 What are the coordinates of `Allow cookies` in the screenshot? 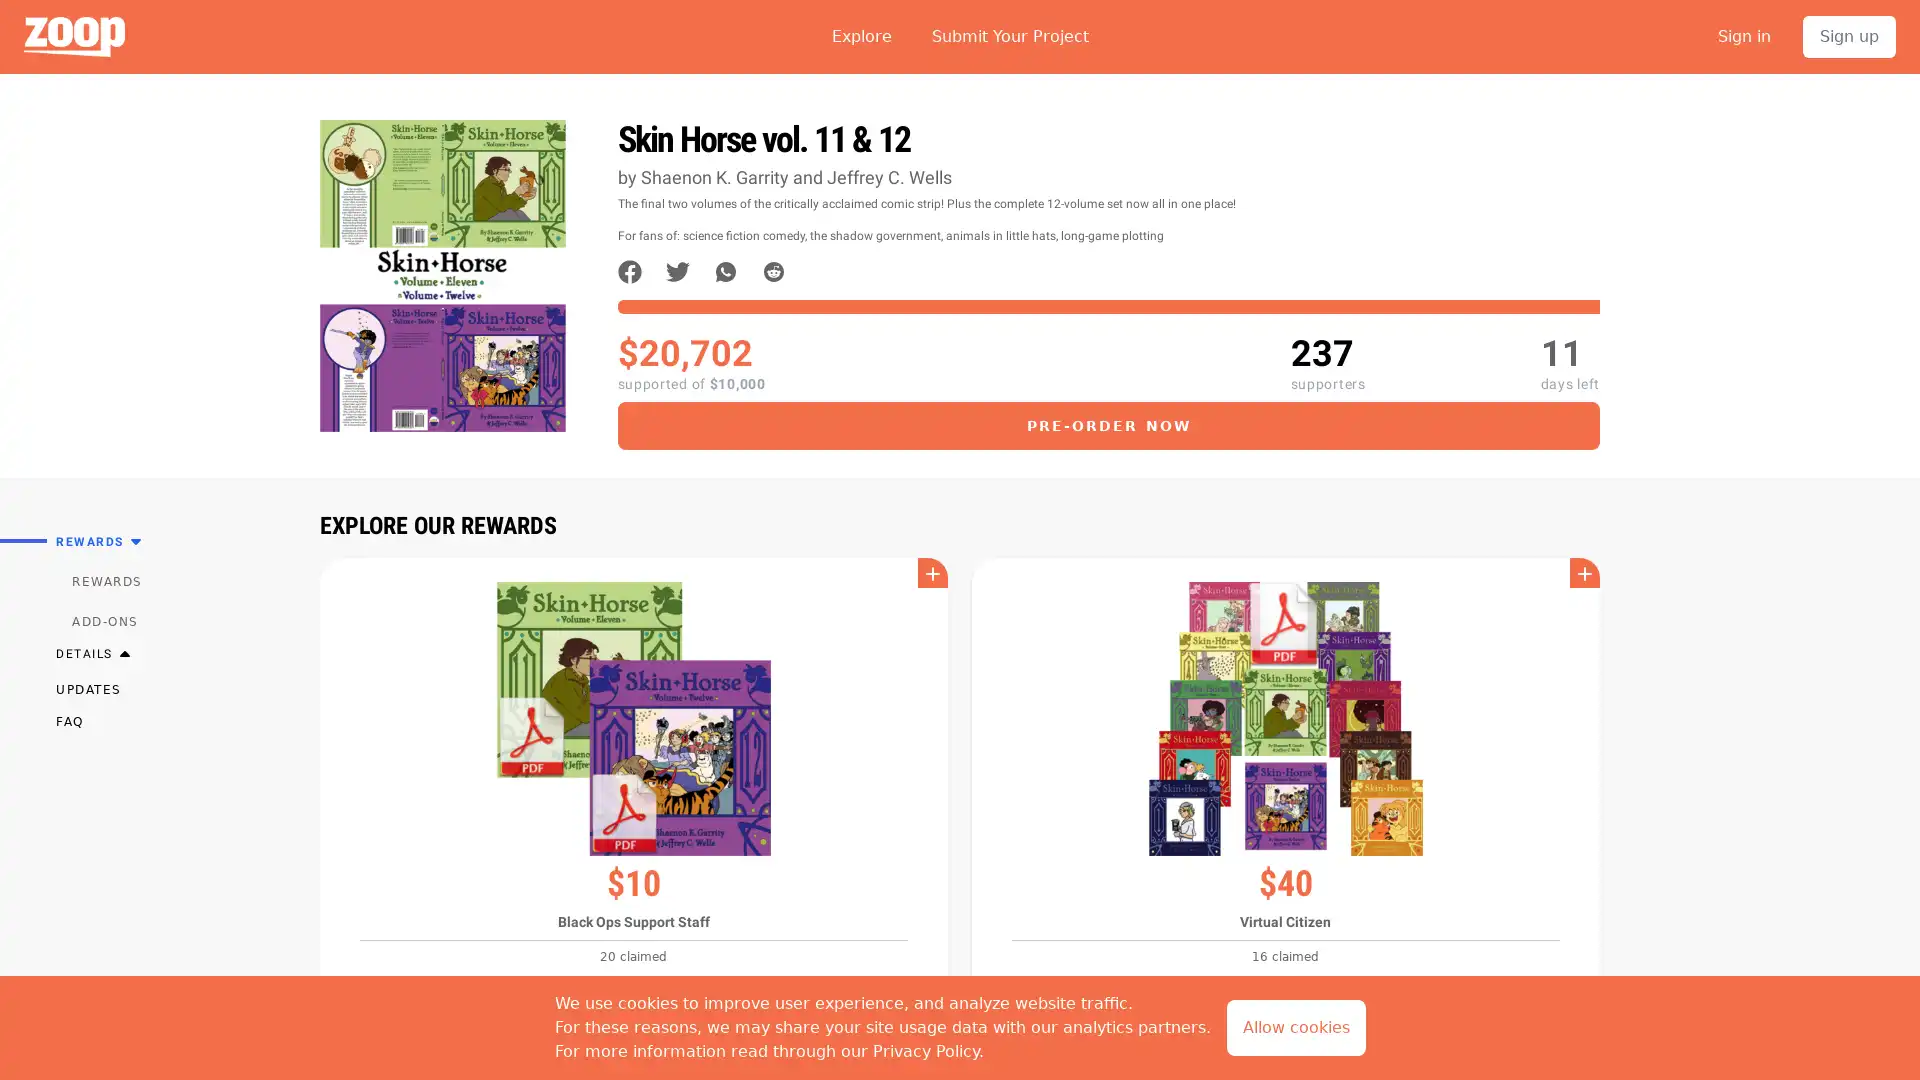 It's located at (1295, 1028).